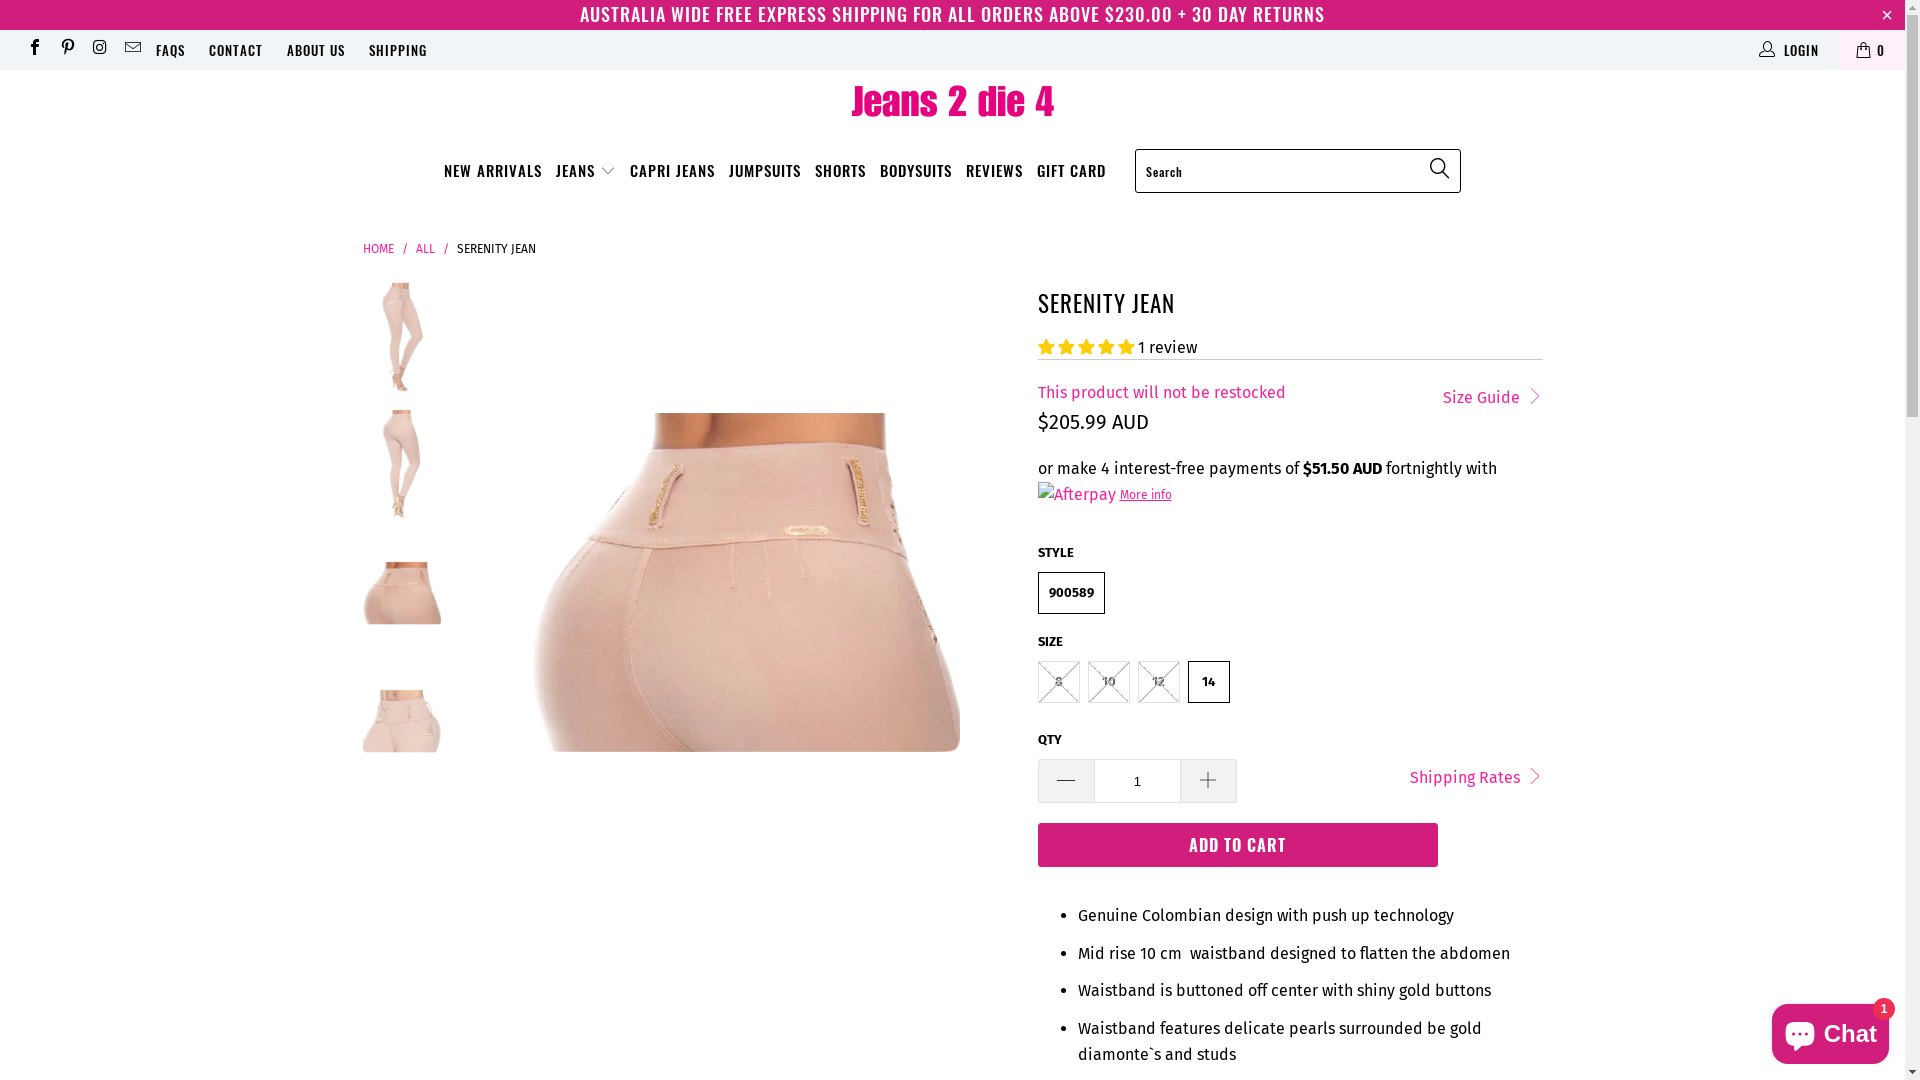 This screenshot has width=1920, height=1080. What do you see at coordinates (1103, 494) in the screenshot?
I see `'More info'` at bounding box center [1103, 494].